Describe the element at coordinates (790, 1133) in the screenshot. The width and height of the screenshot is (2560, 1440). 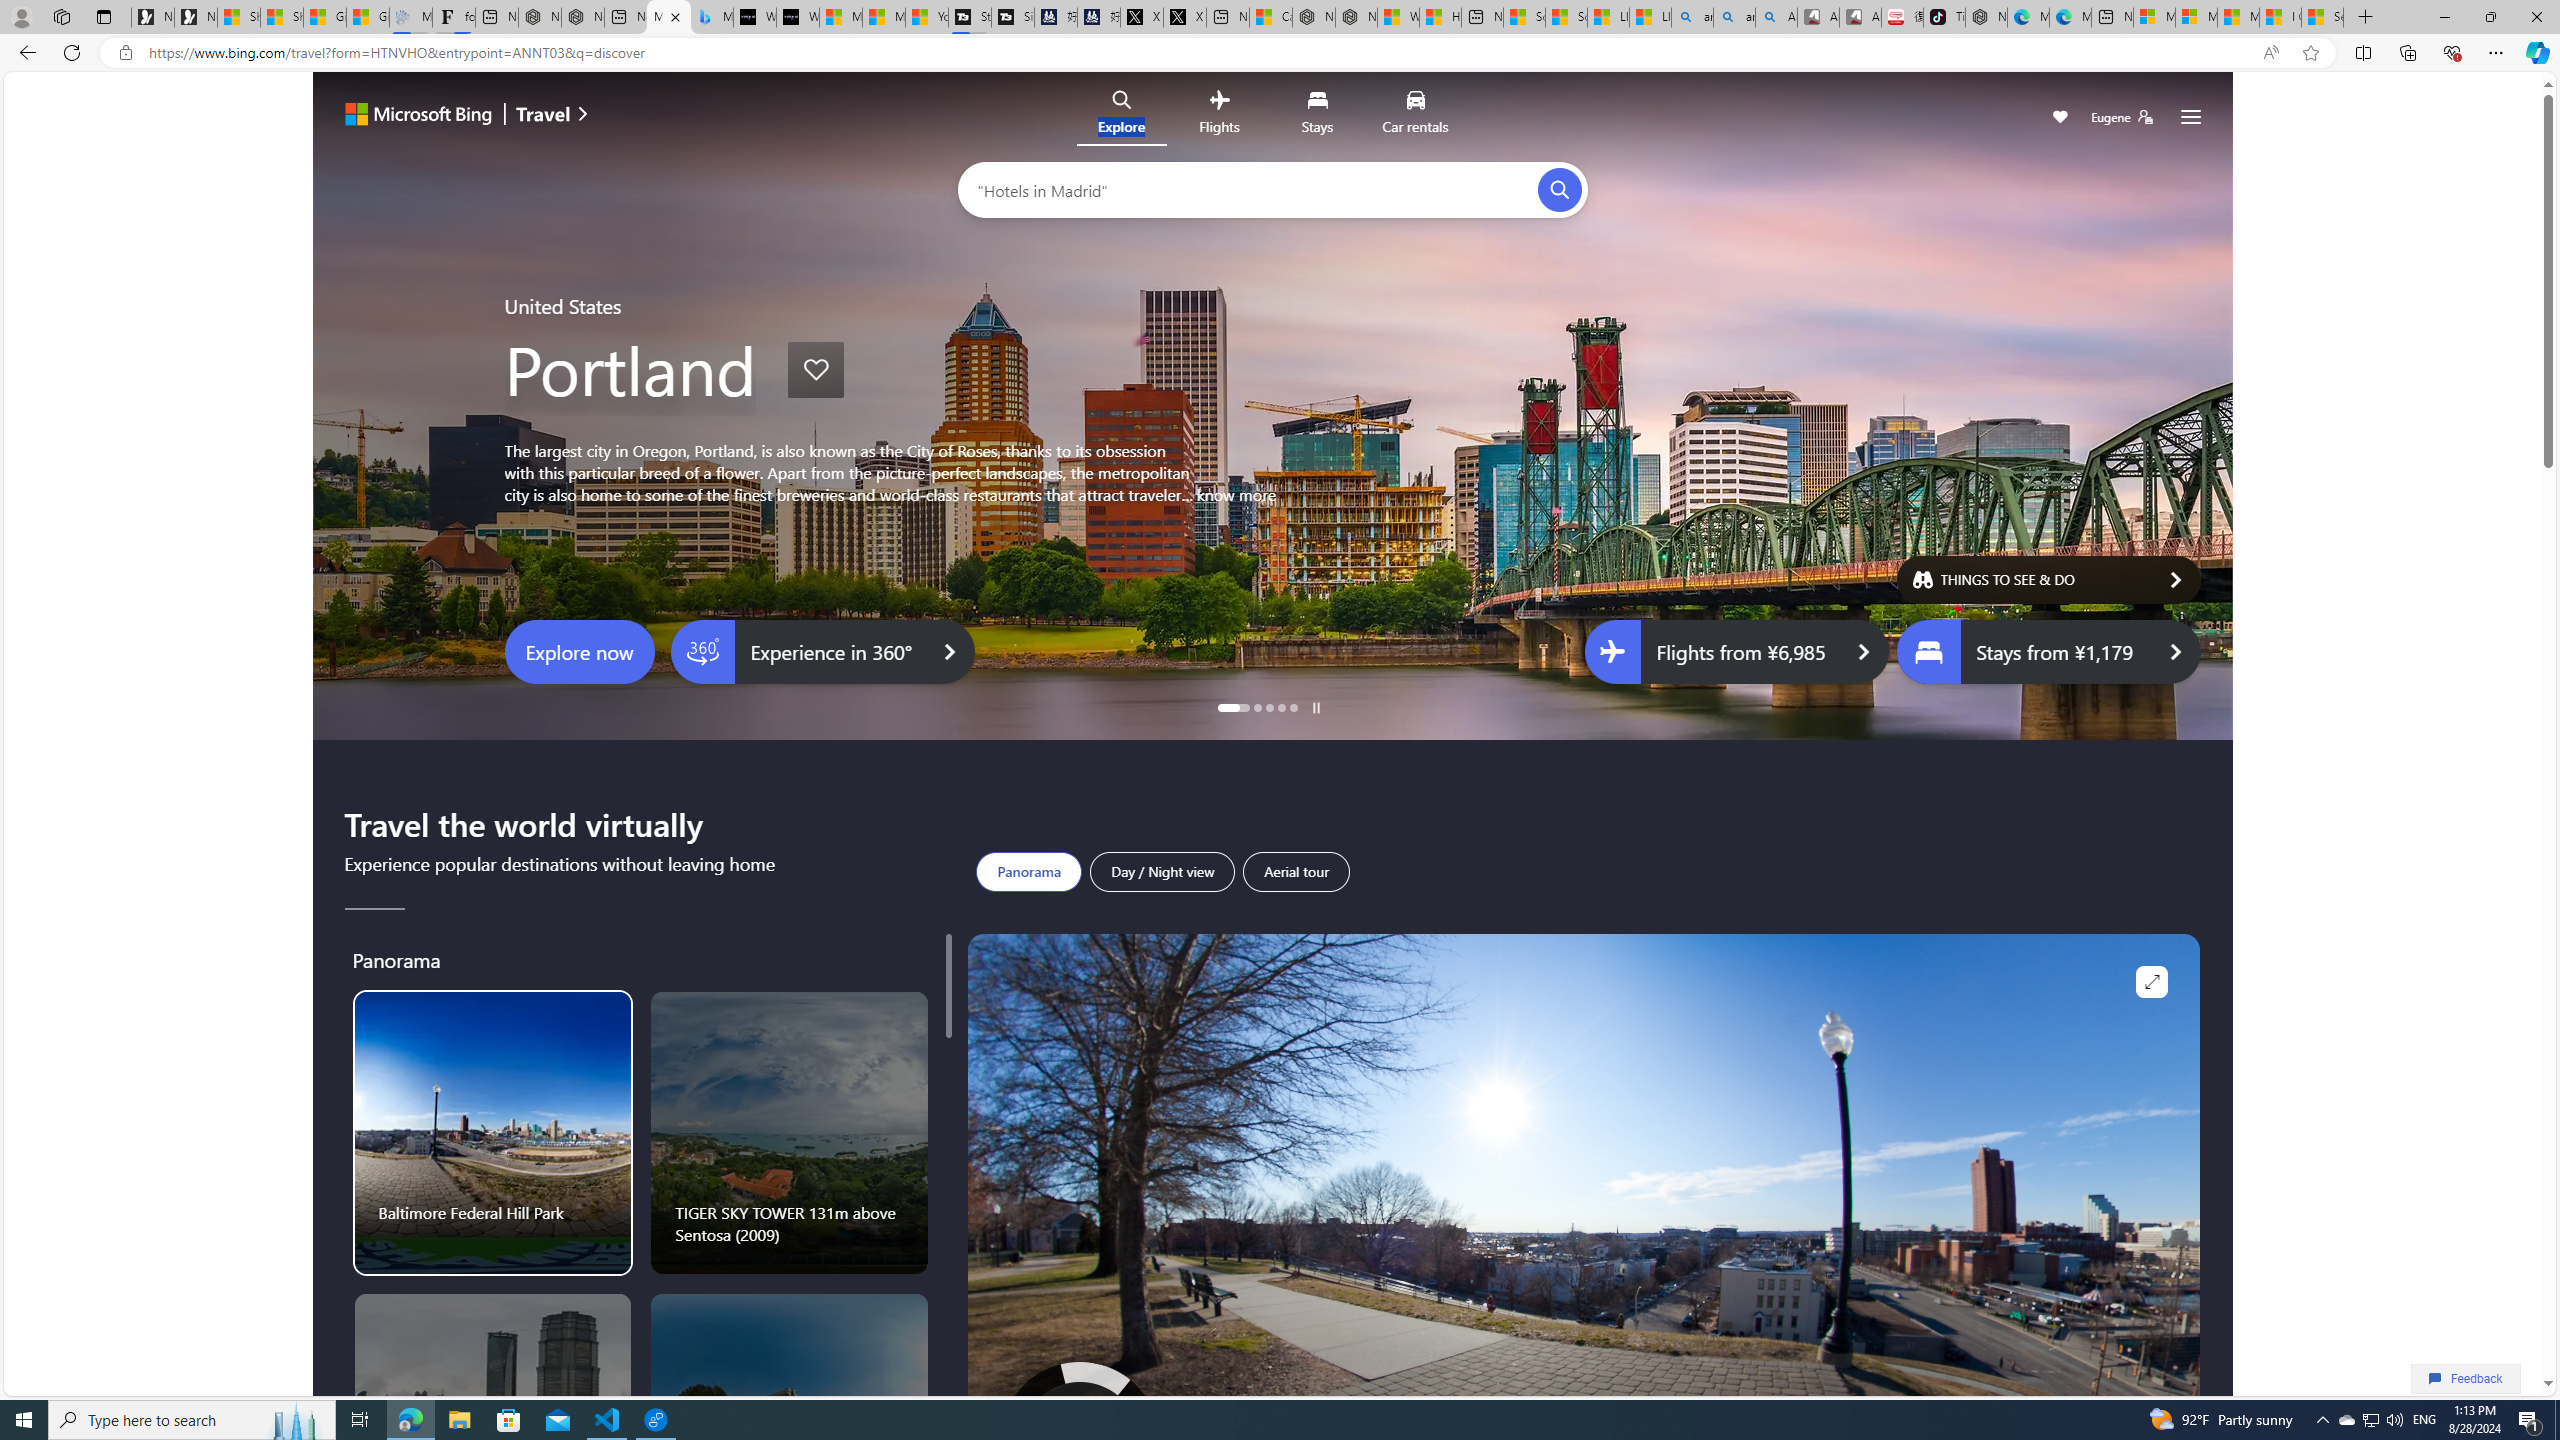
I see `'TIGER SKY TOWER 131m above Sentosa (2009)'` at that location.